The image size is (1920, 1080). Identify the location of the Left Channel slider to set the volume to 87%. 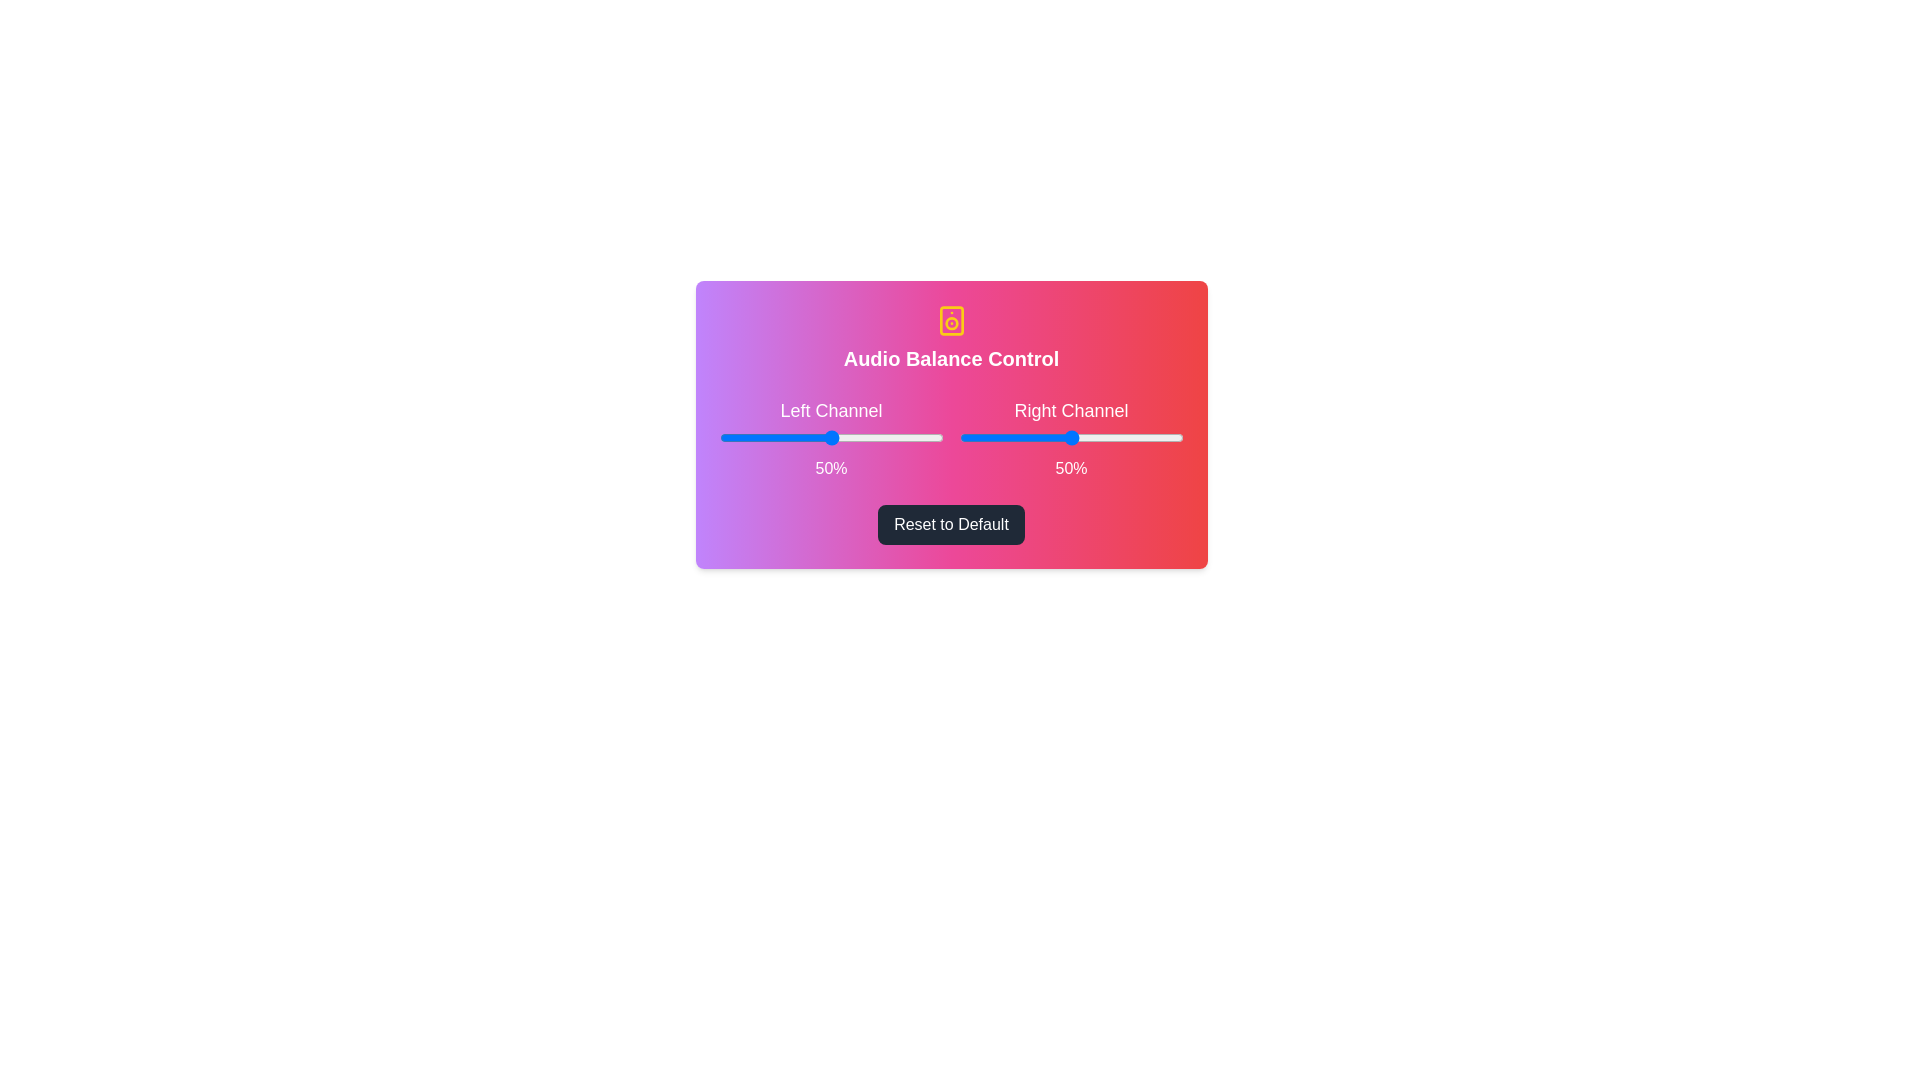
(913, 437).